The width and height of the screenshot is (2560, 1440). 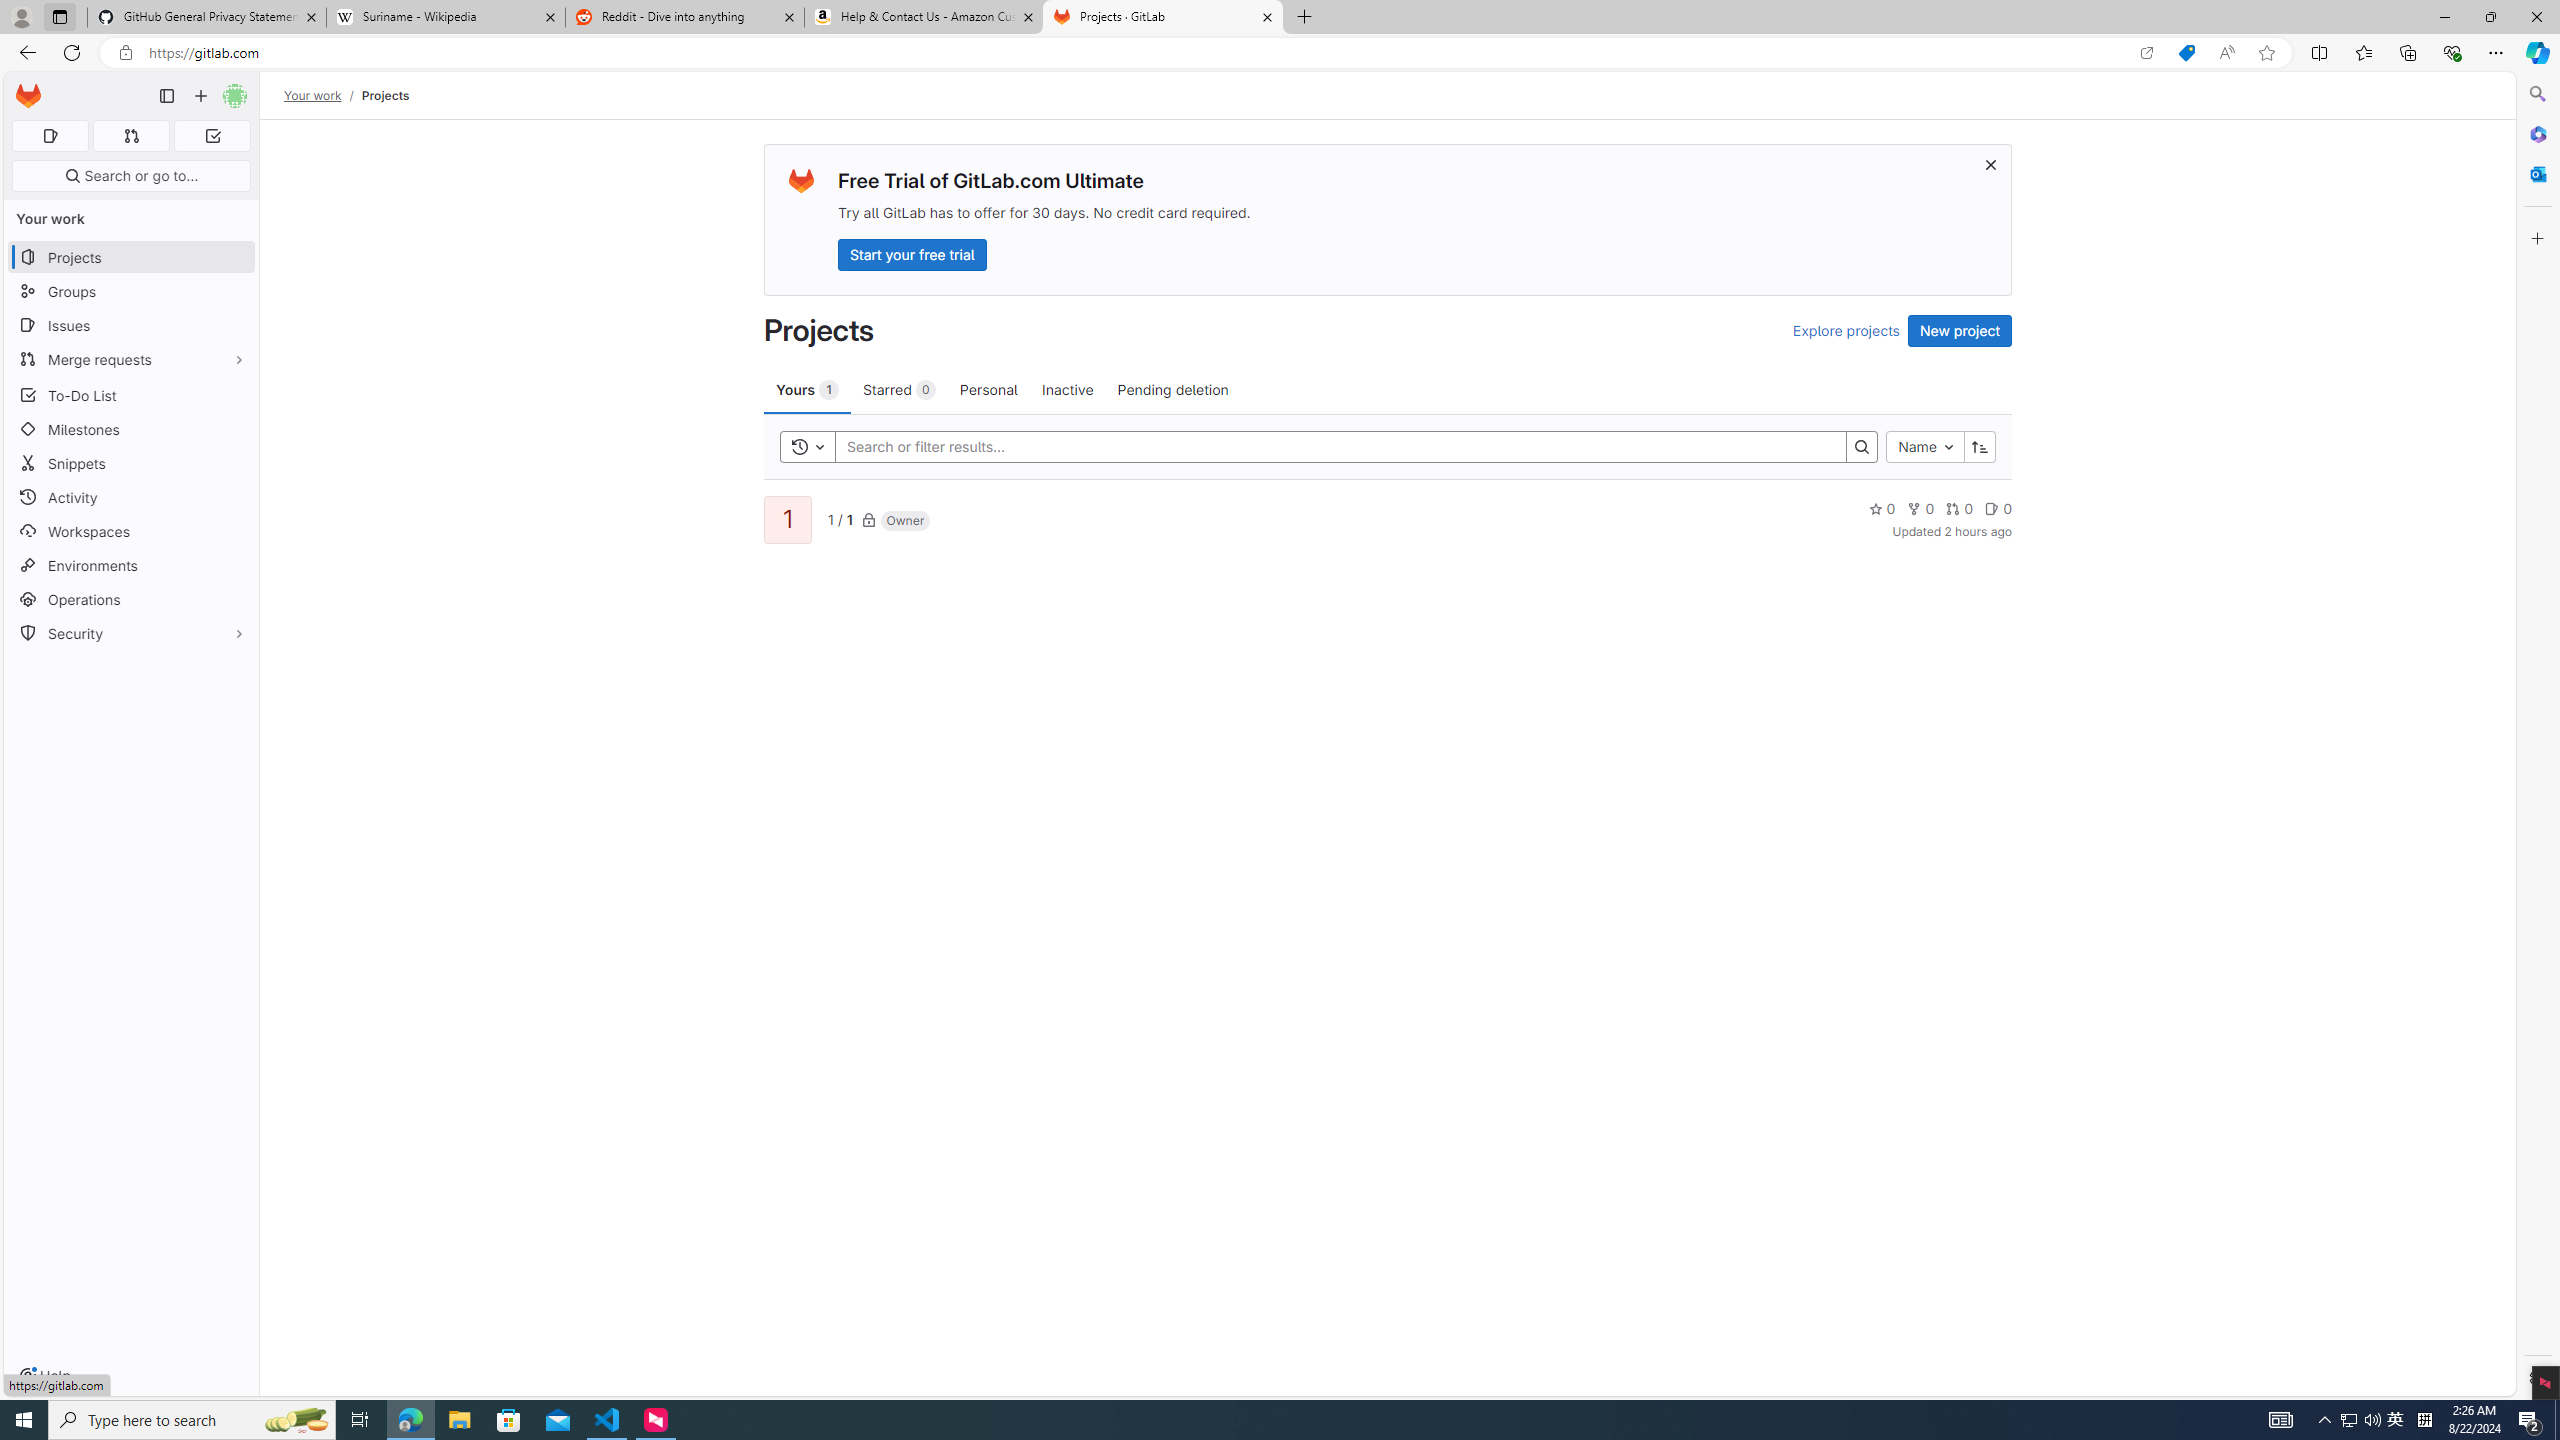 I want to click on 'Yours 1', so click(x=807, y=388).